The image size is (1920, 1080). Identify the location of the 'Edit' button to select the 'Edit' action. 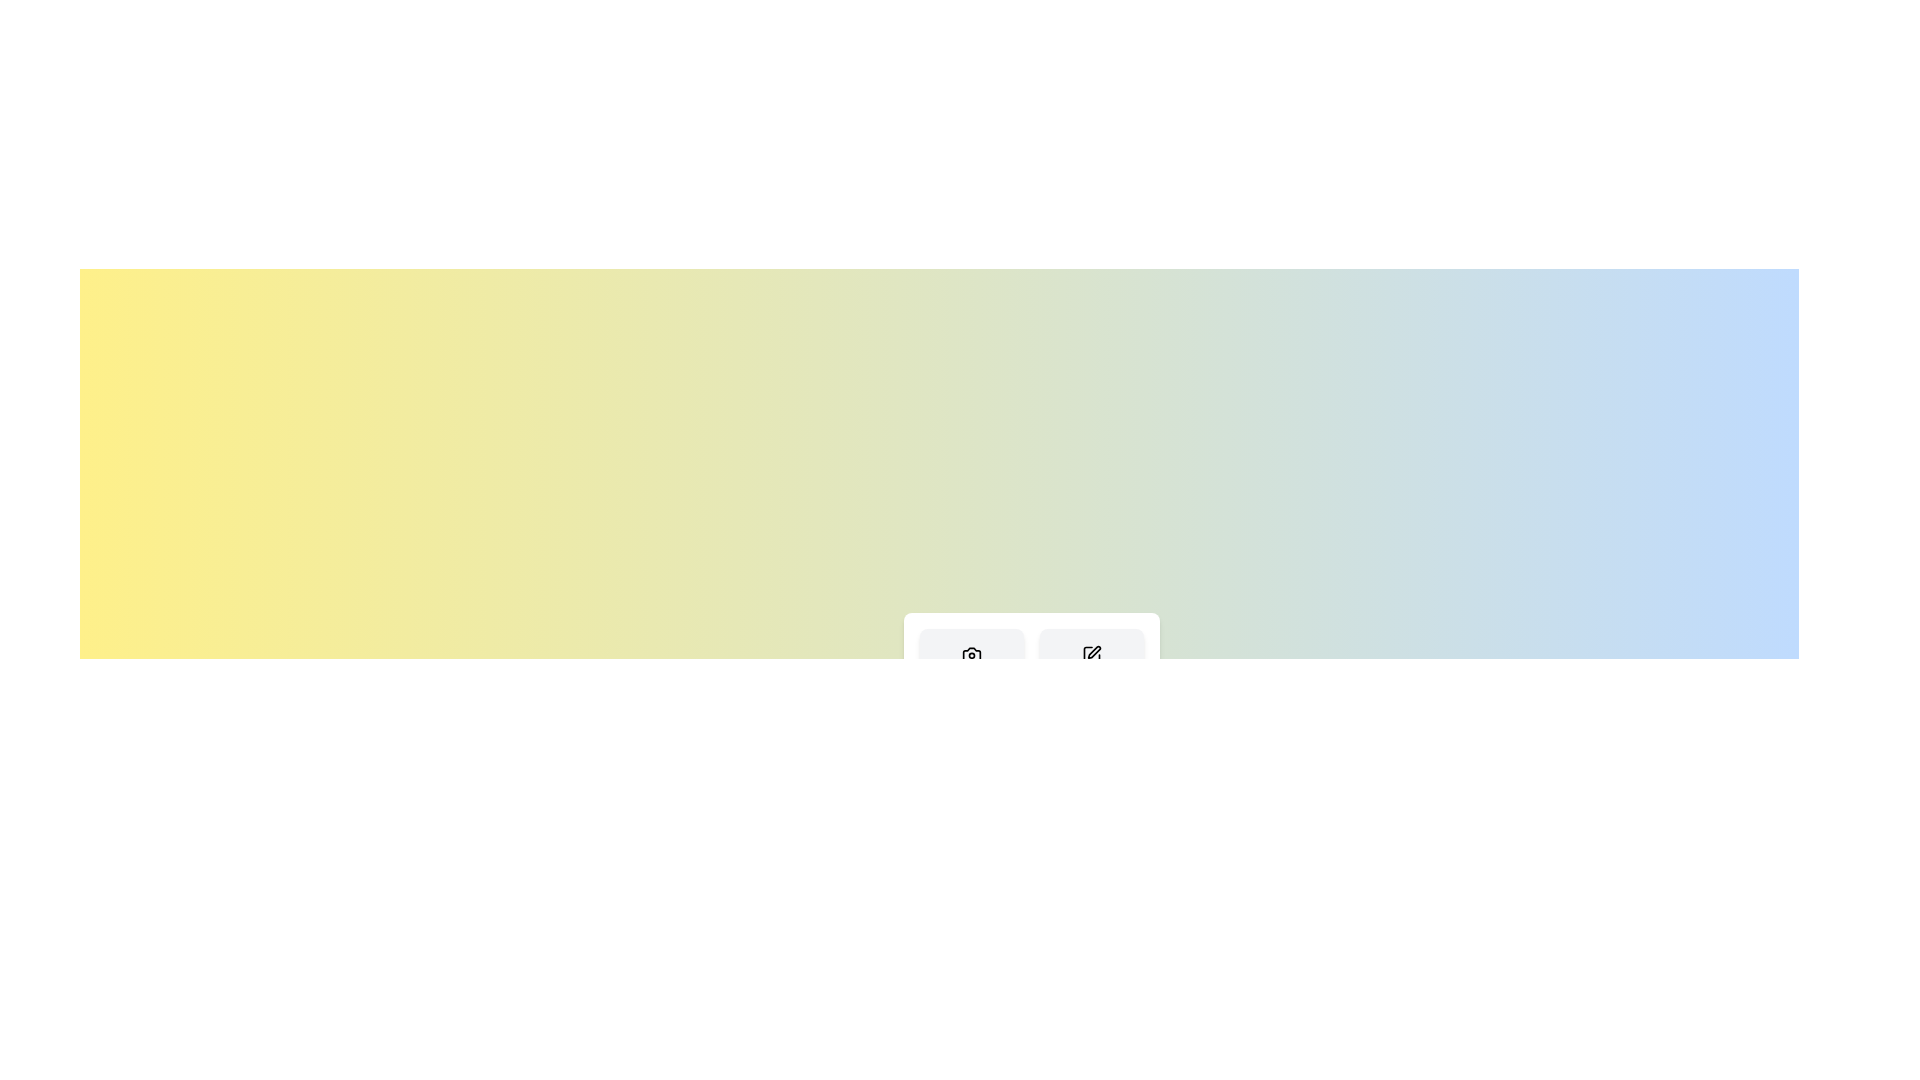
(1090, 668).